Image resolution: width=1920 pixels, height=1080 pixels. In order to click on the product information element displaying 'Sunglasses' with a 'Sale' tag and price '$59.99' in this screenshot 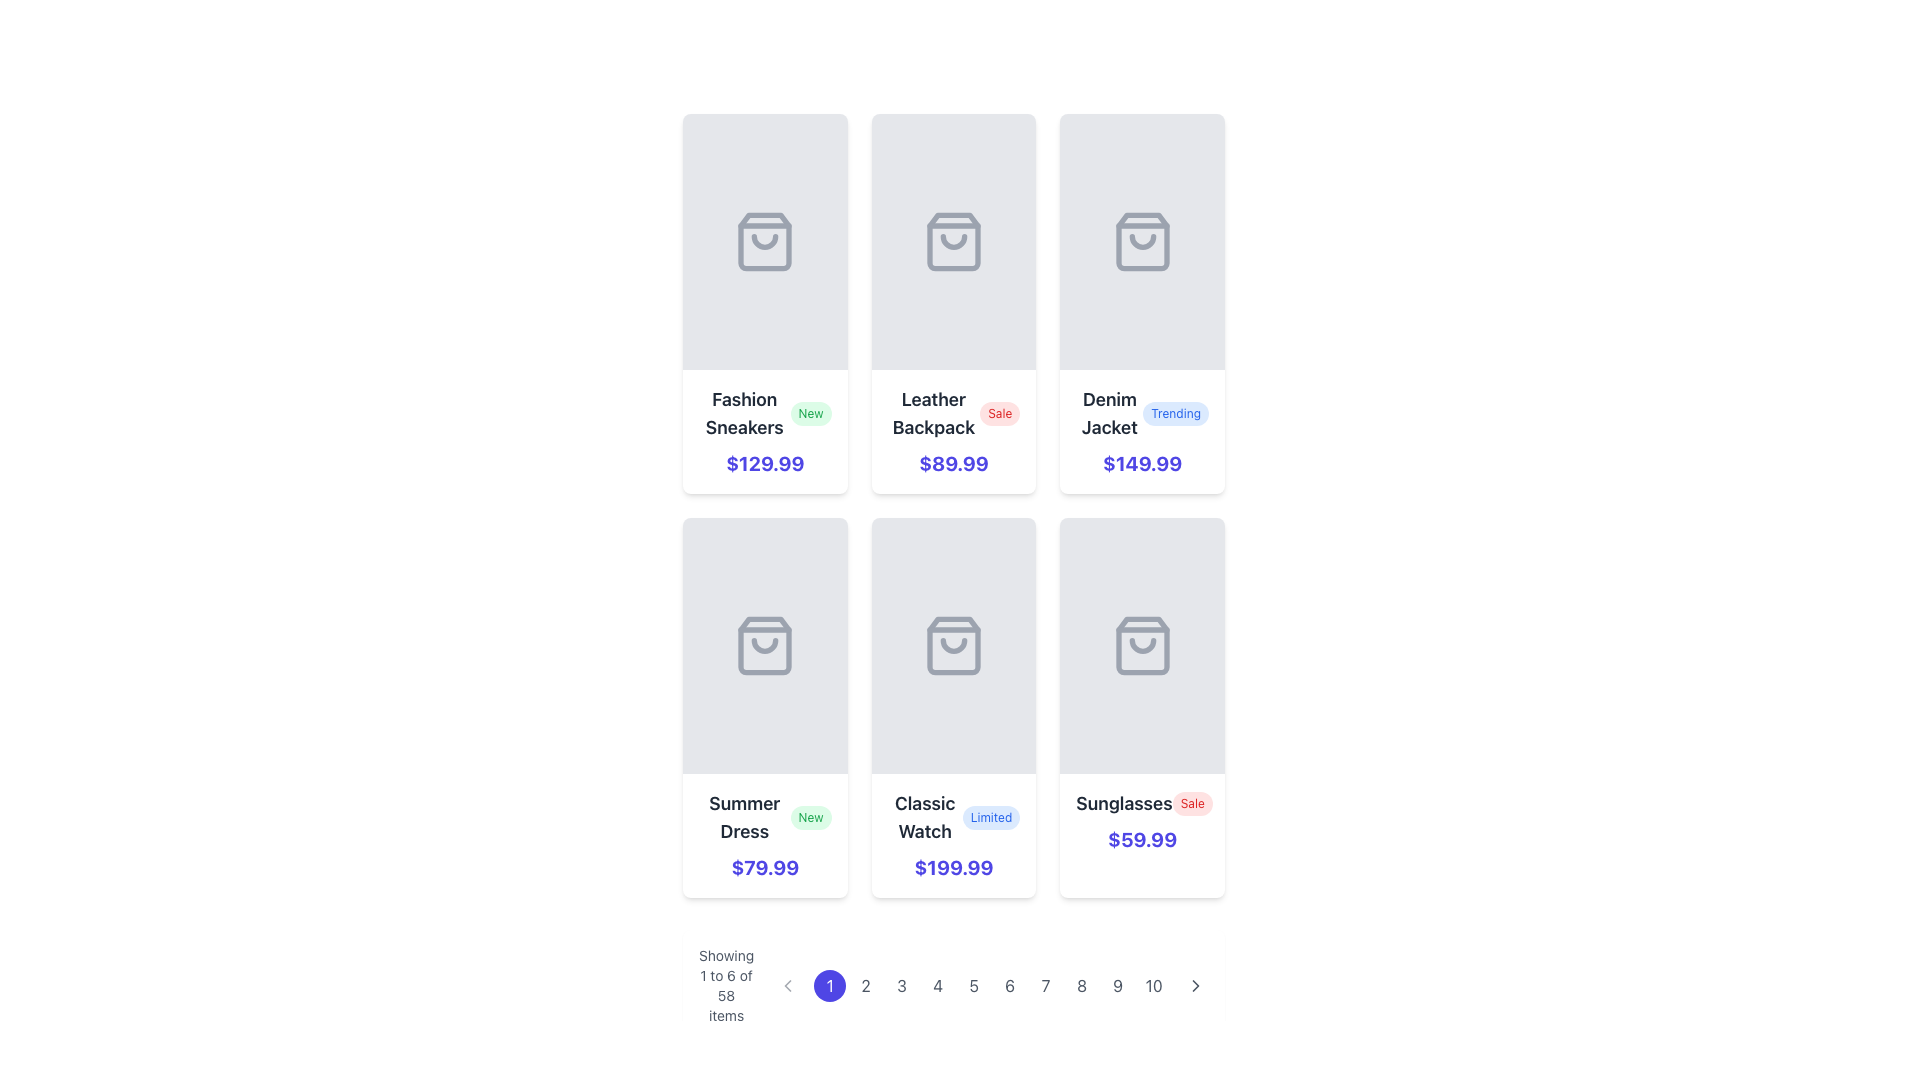, I will do `click(1142, 821)`.